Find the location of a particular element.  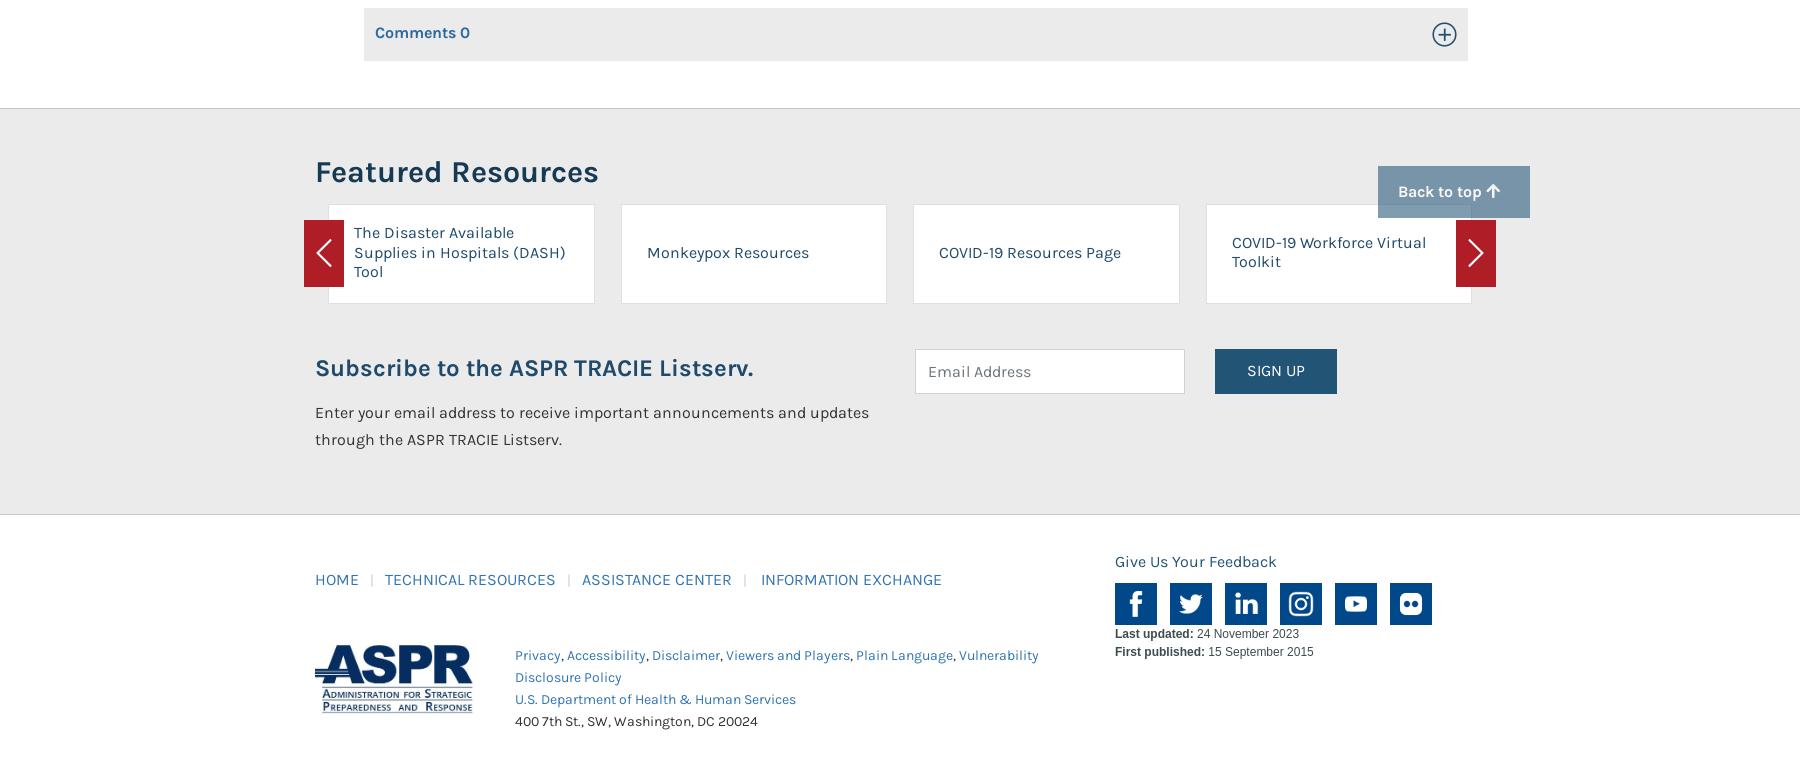

'SIGN UP' is located at coordinates (1276, 369).